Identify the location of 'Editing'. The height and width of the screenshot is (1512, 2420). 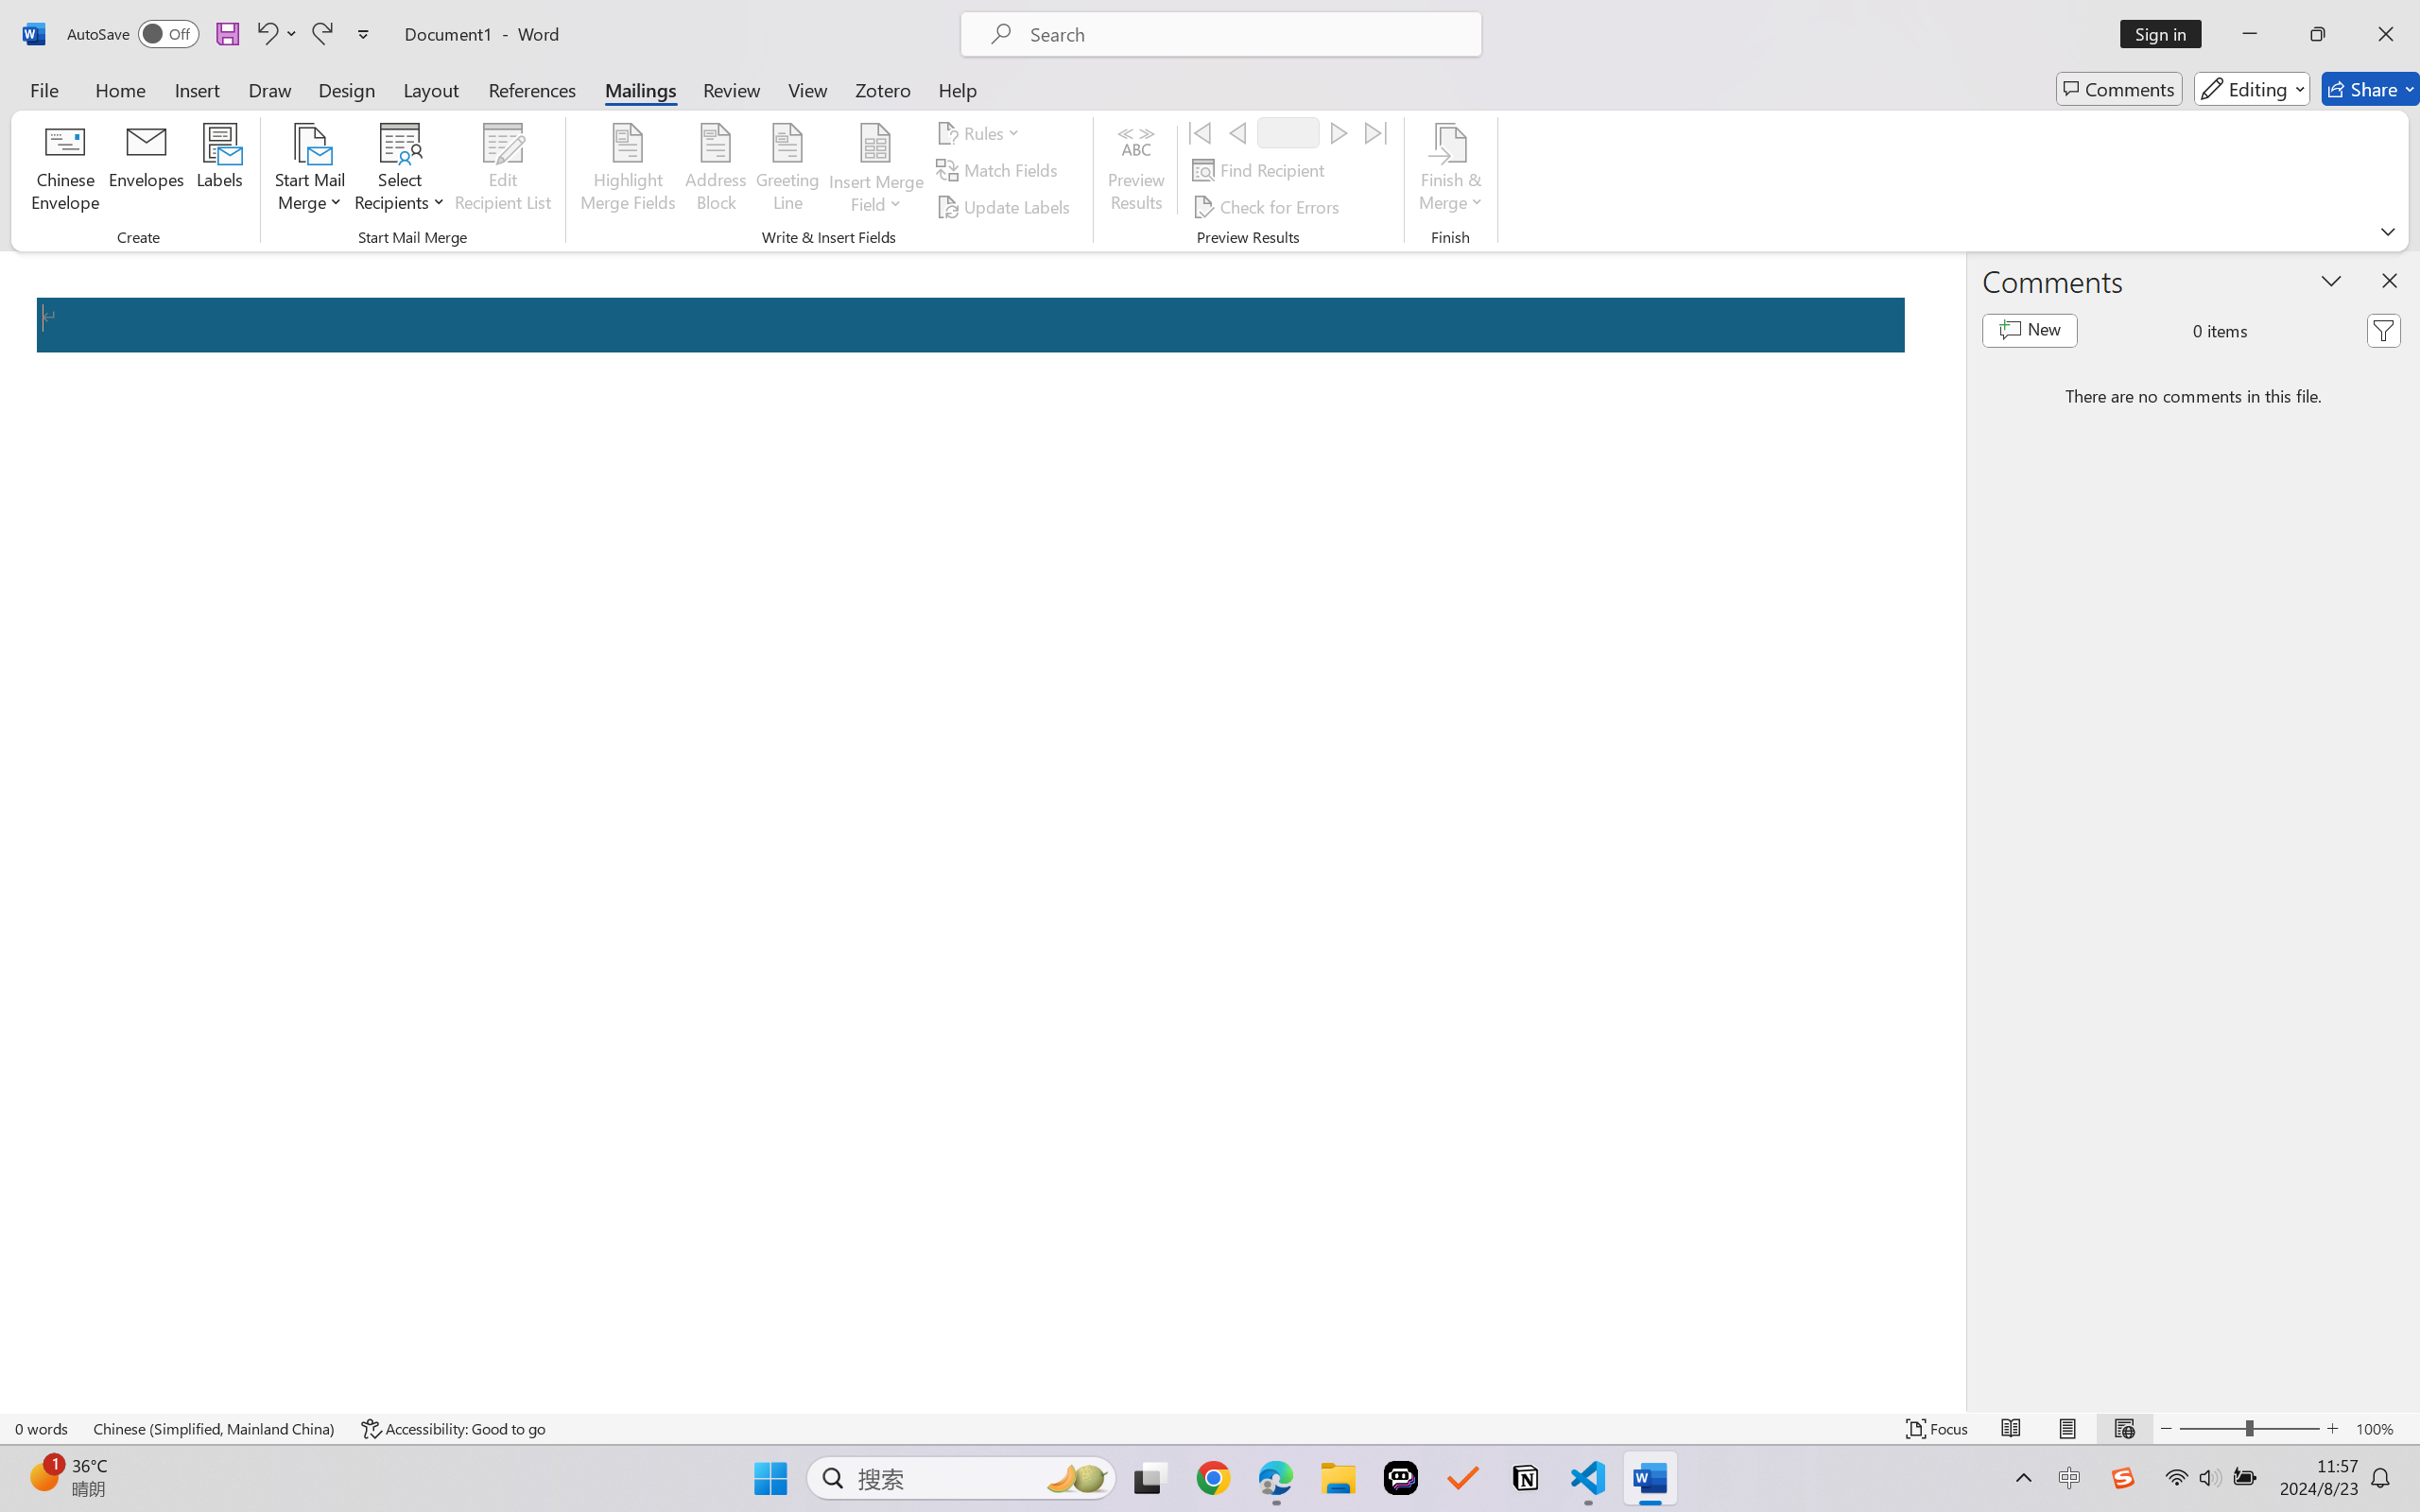
(2253, 88).